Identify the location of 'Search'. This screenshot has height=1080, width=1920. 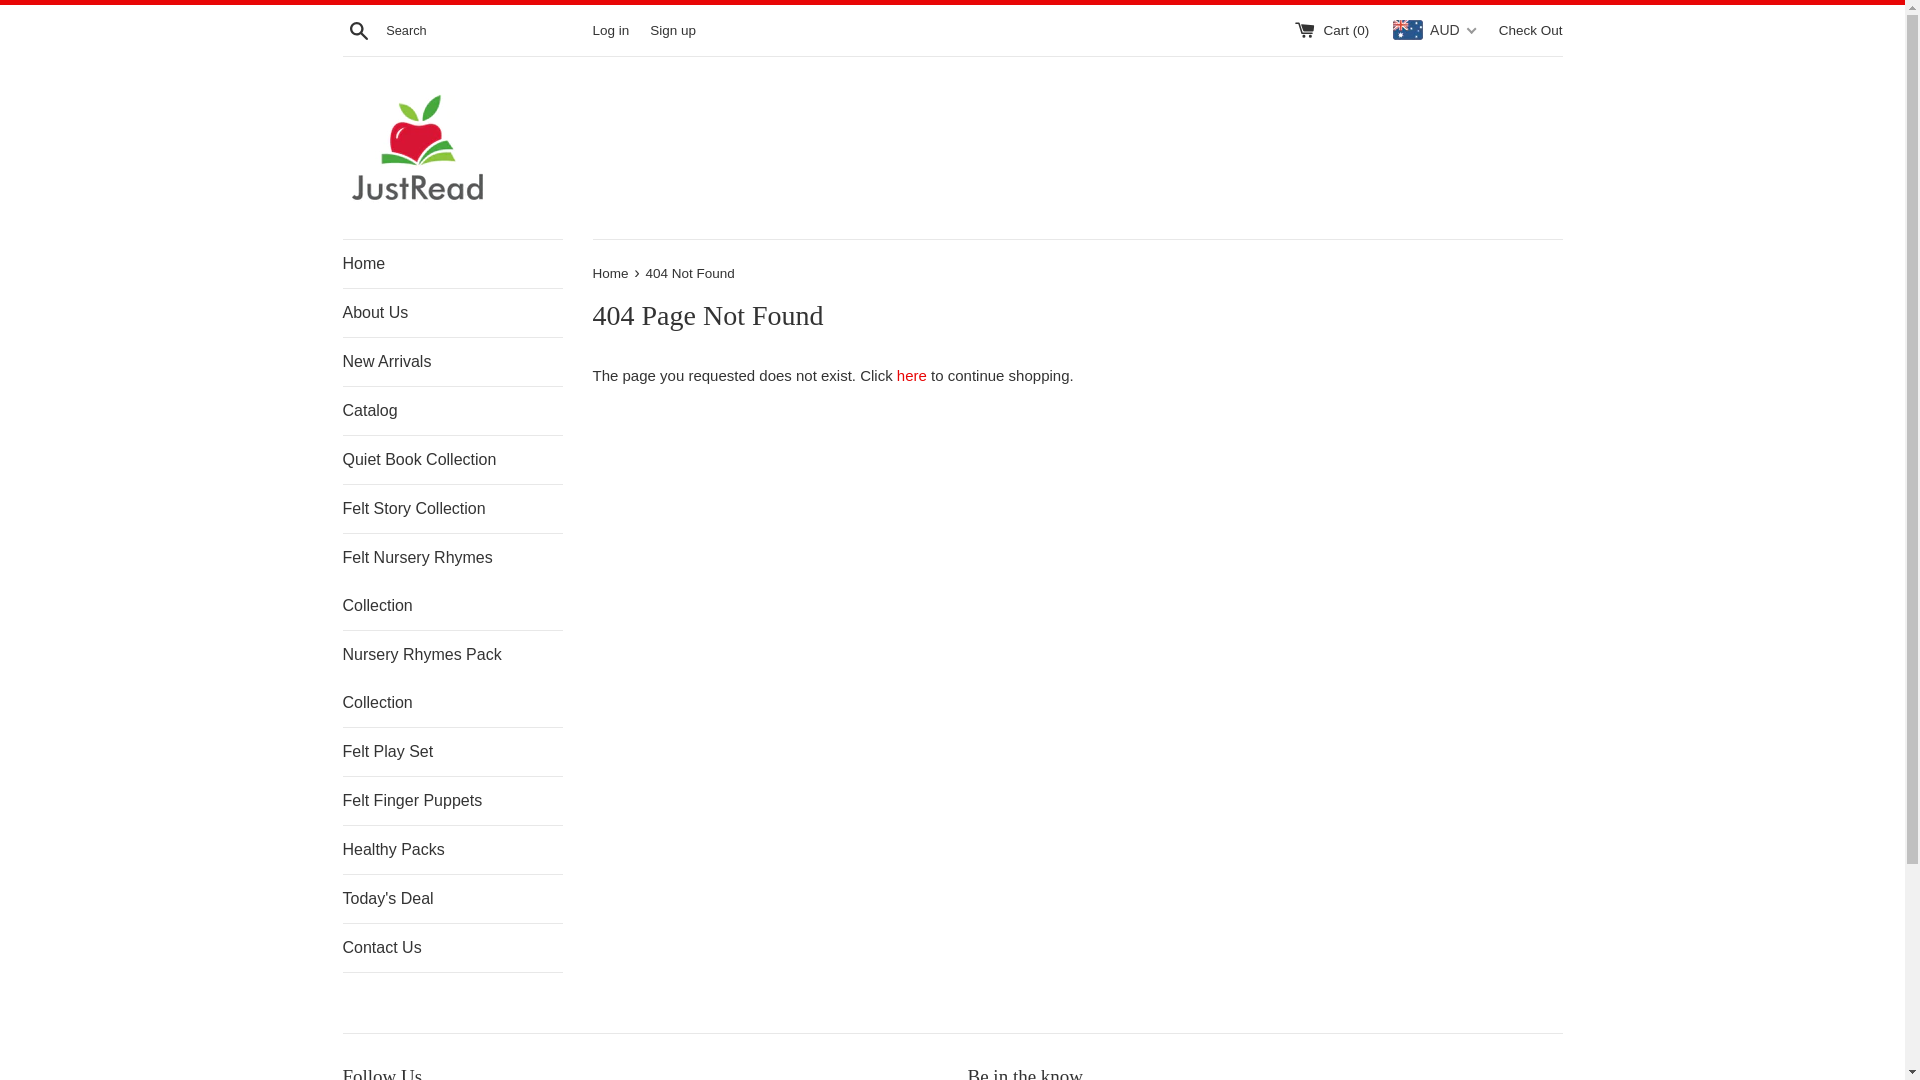
(358, 29).